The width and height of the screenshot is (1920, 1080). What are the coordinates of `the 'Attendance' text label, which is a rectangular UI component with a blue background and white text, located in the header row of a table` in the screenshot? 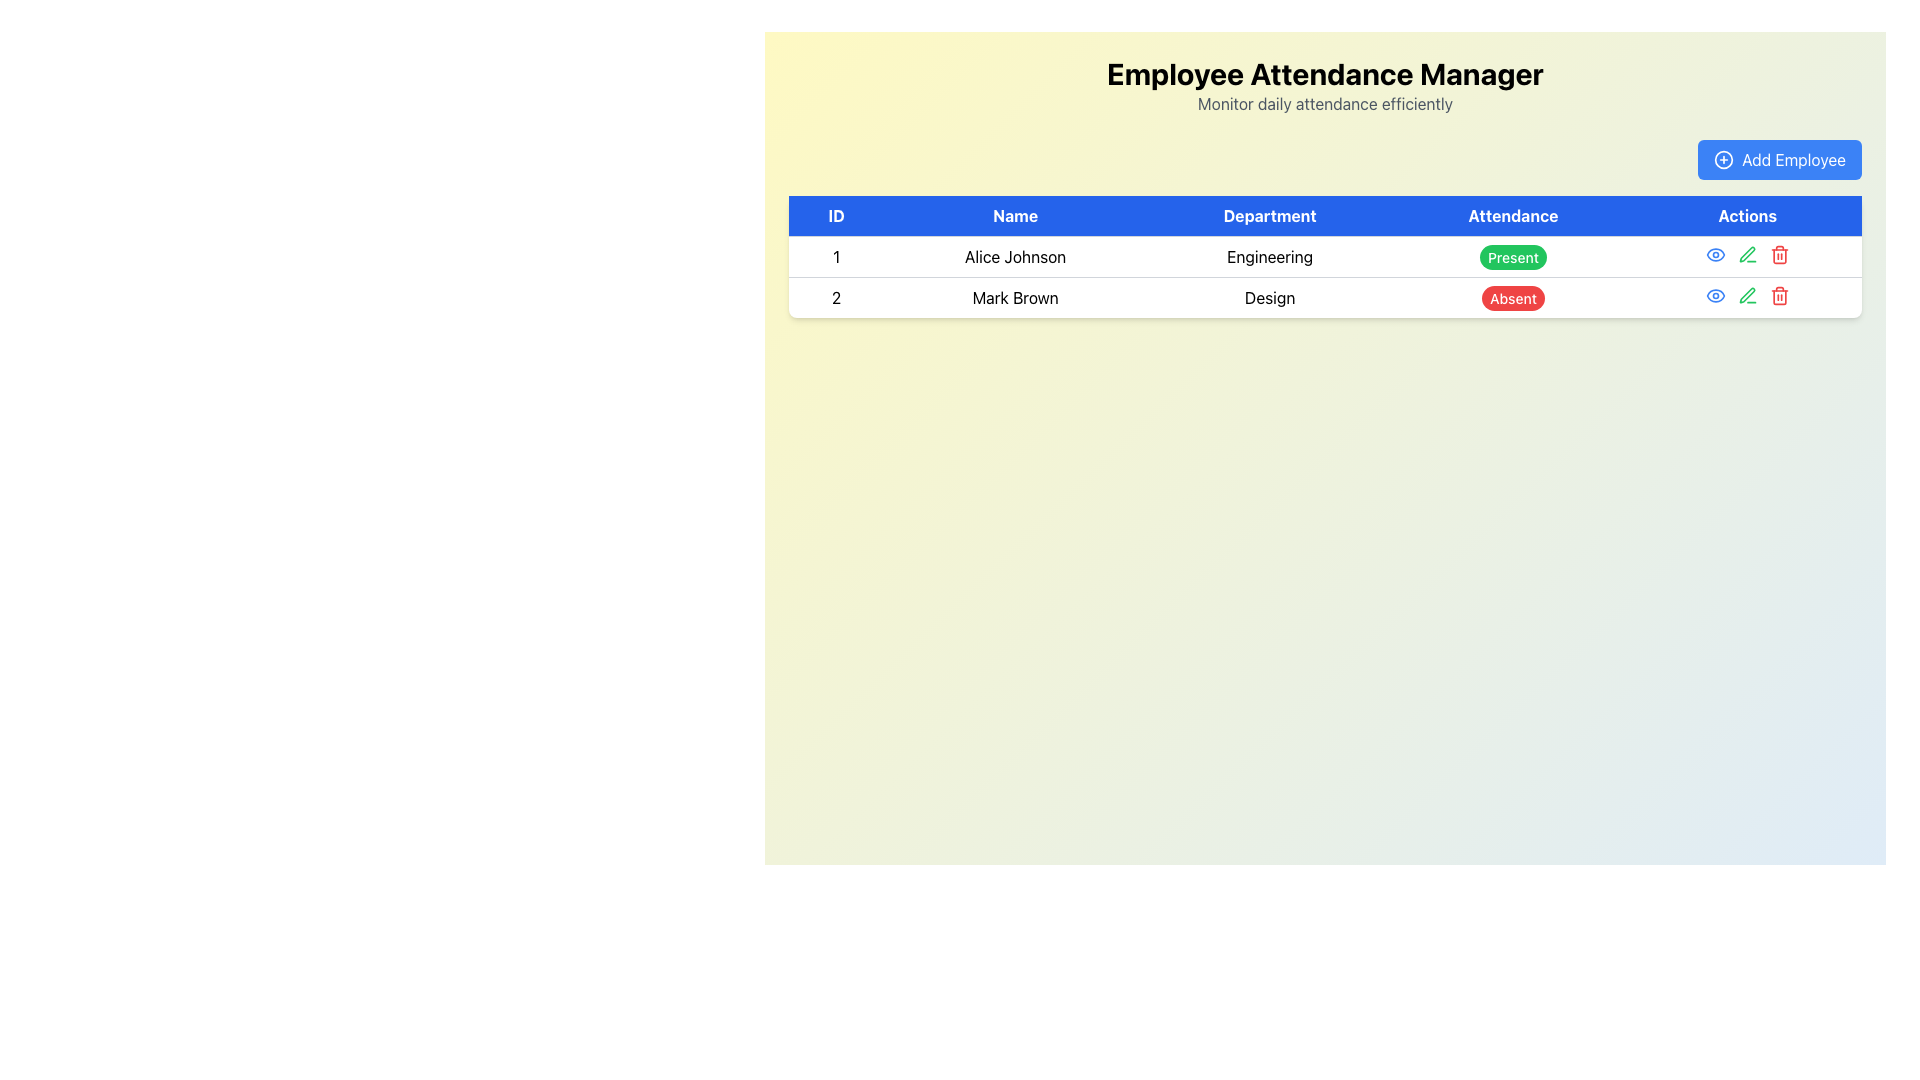 It's located at (1513, 216).